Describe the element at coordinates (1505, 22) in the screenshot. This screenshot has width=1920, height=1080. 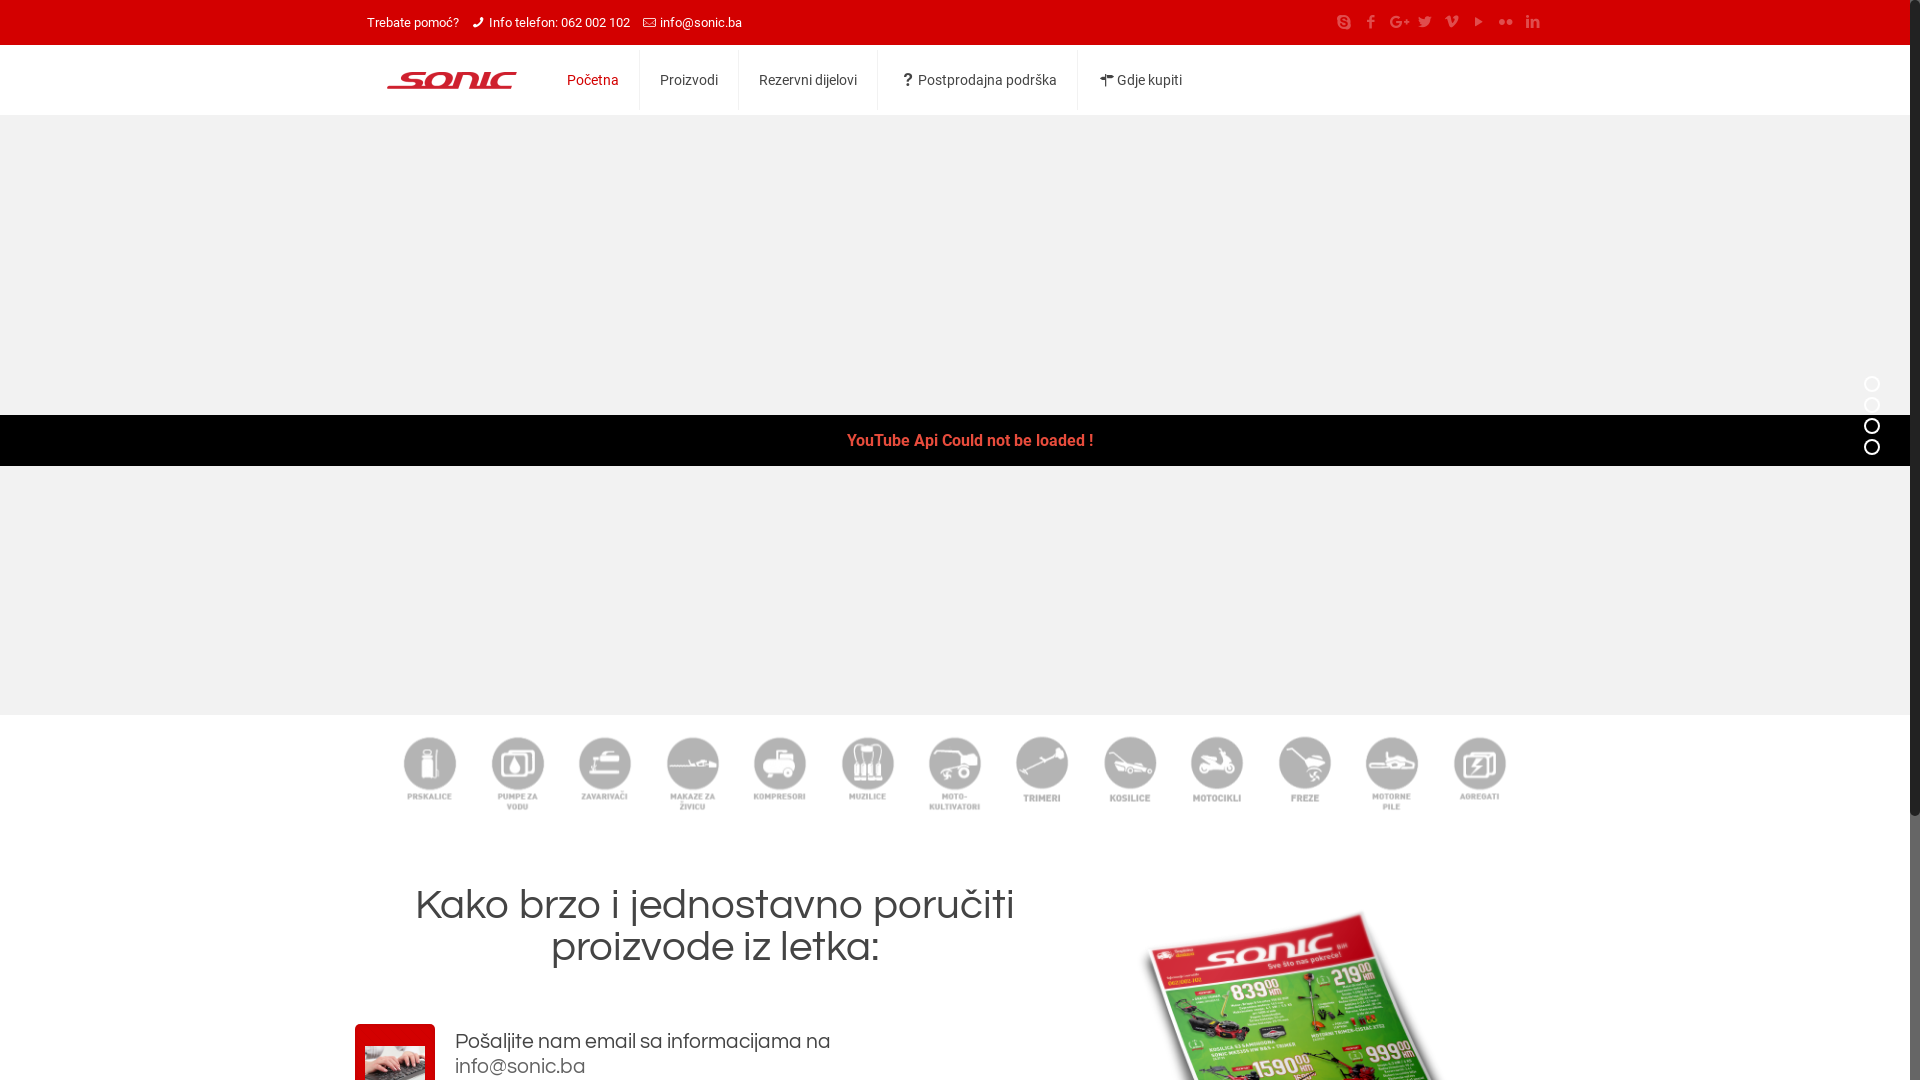
I see `'Flickr'` at that location.